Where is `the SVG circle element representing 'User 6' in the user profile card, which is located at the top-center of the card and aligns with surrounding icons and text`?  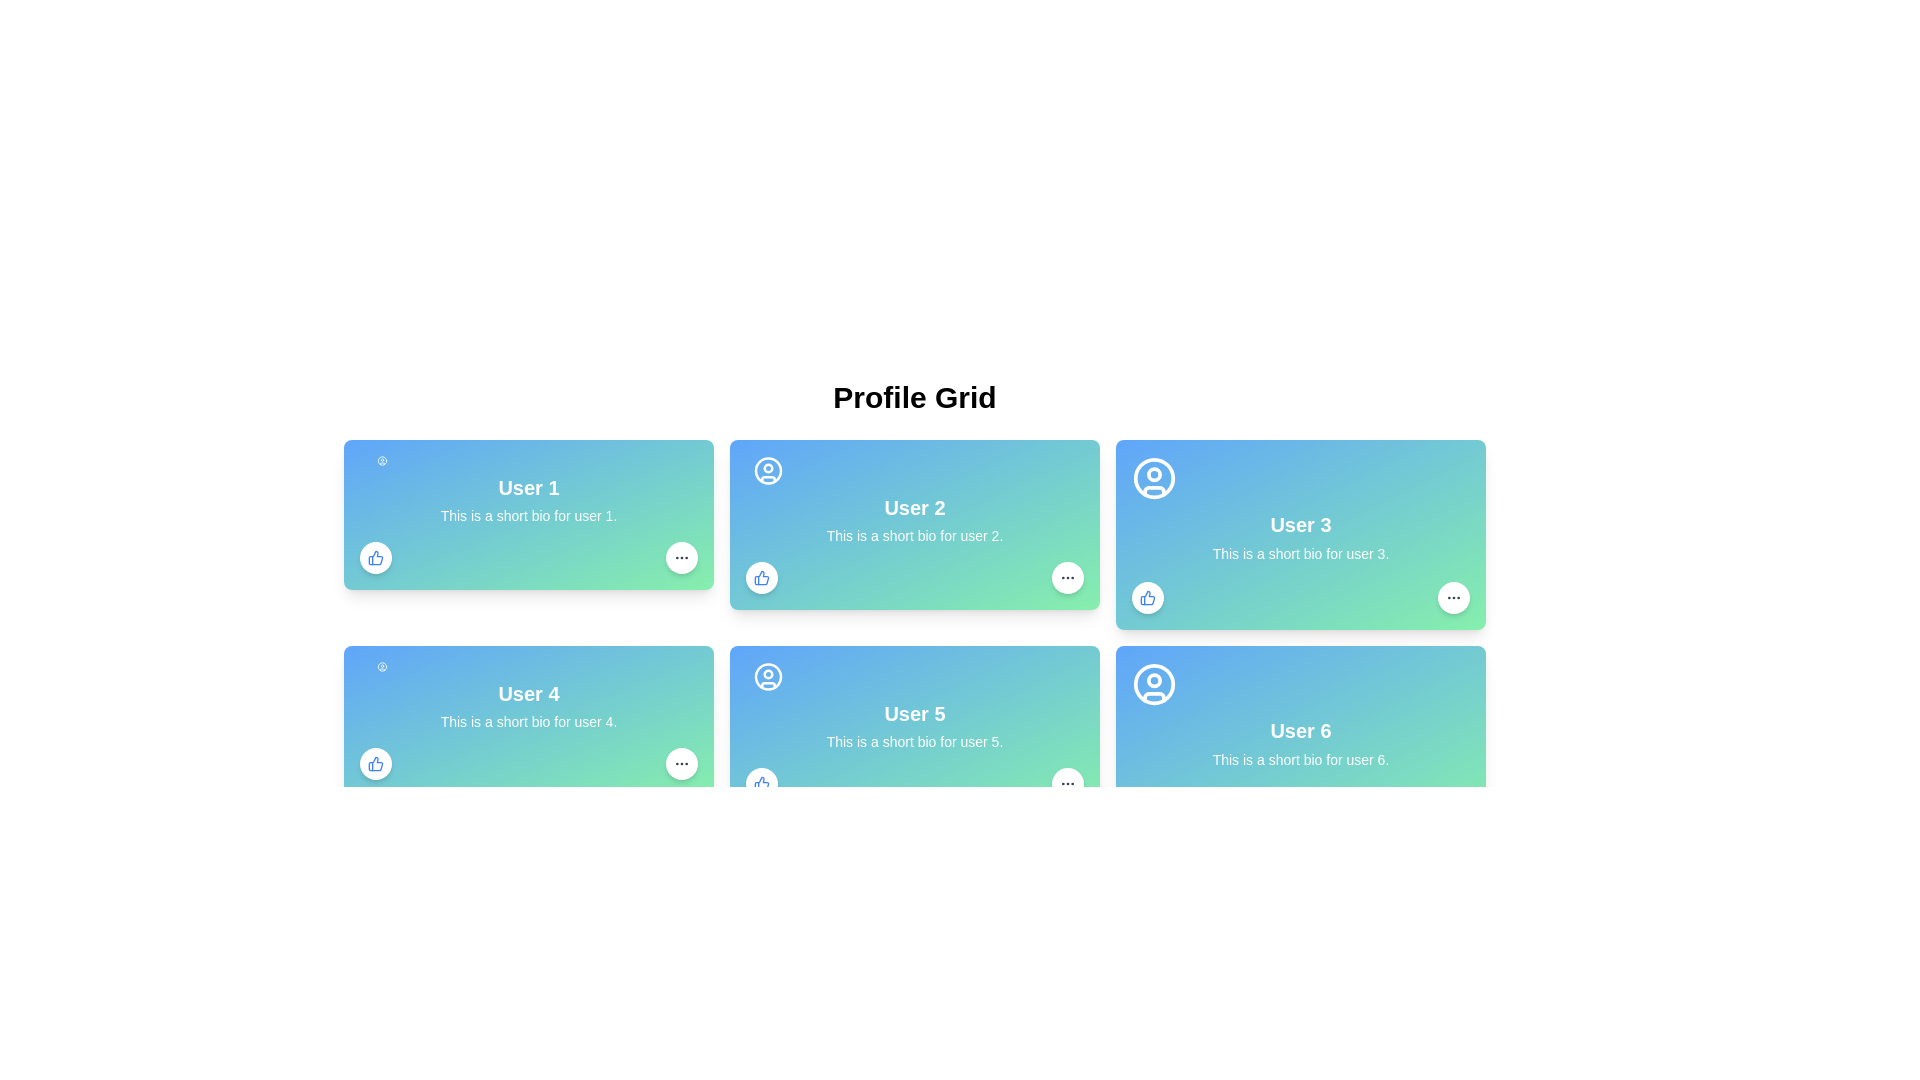 the SVG circle element representing 'User 6' in the user profile card, which is located at the top-center of the card and aligns with surrounding icons and text is located at coordinates (1154, 683).